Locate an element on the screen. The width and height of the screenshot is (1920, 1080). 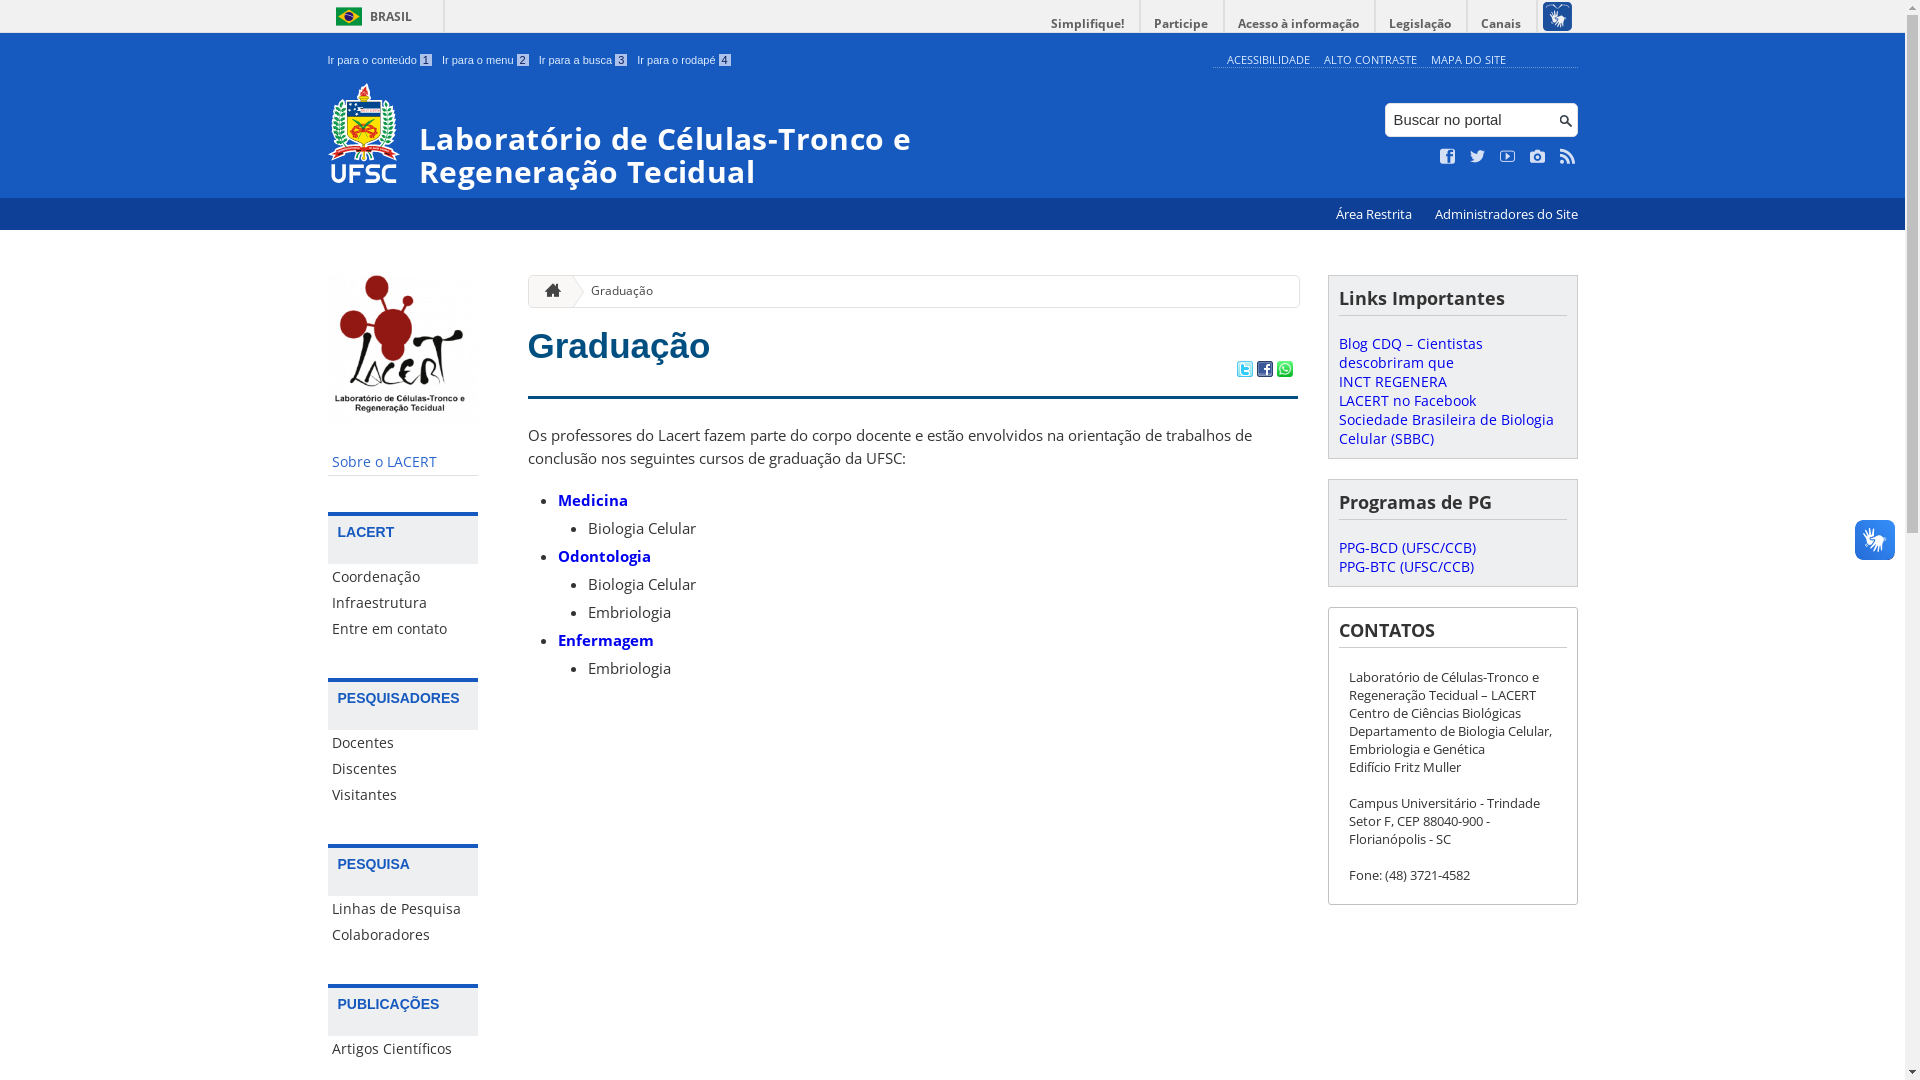
'PPG-BTC (UFSC/CCB)' is located at coordinates (1404, 566).